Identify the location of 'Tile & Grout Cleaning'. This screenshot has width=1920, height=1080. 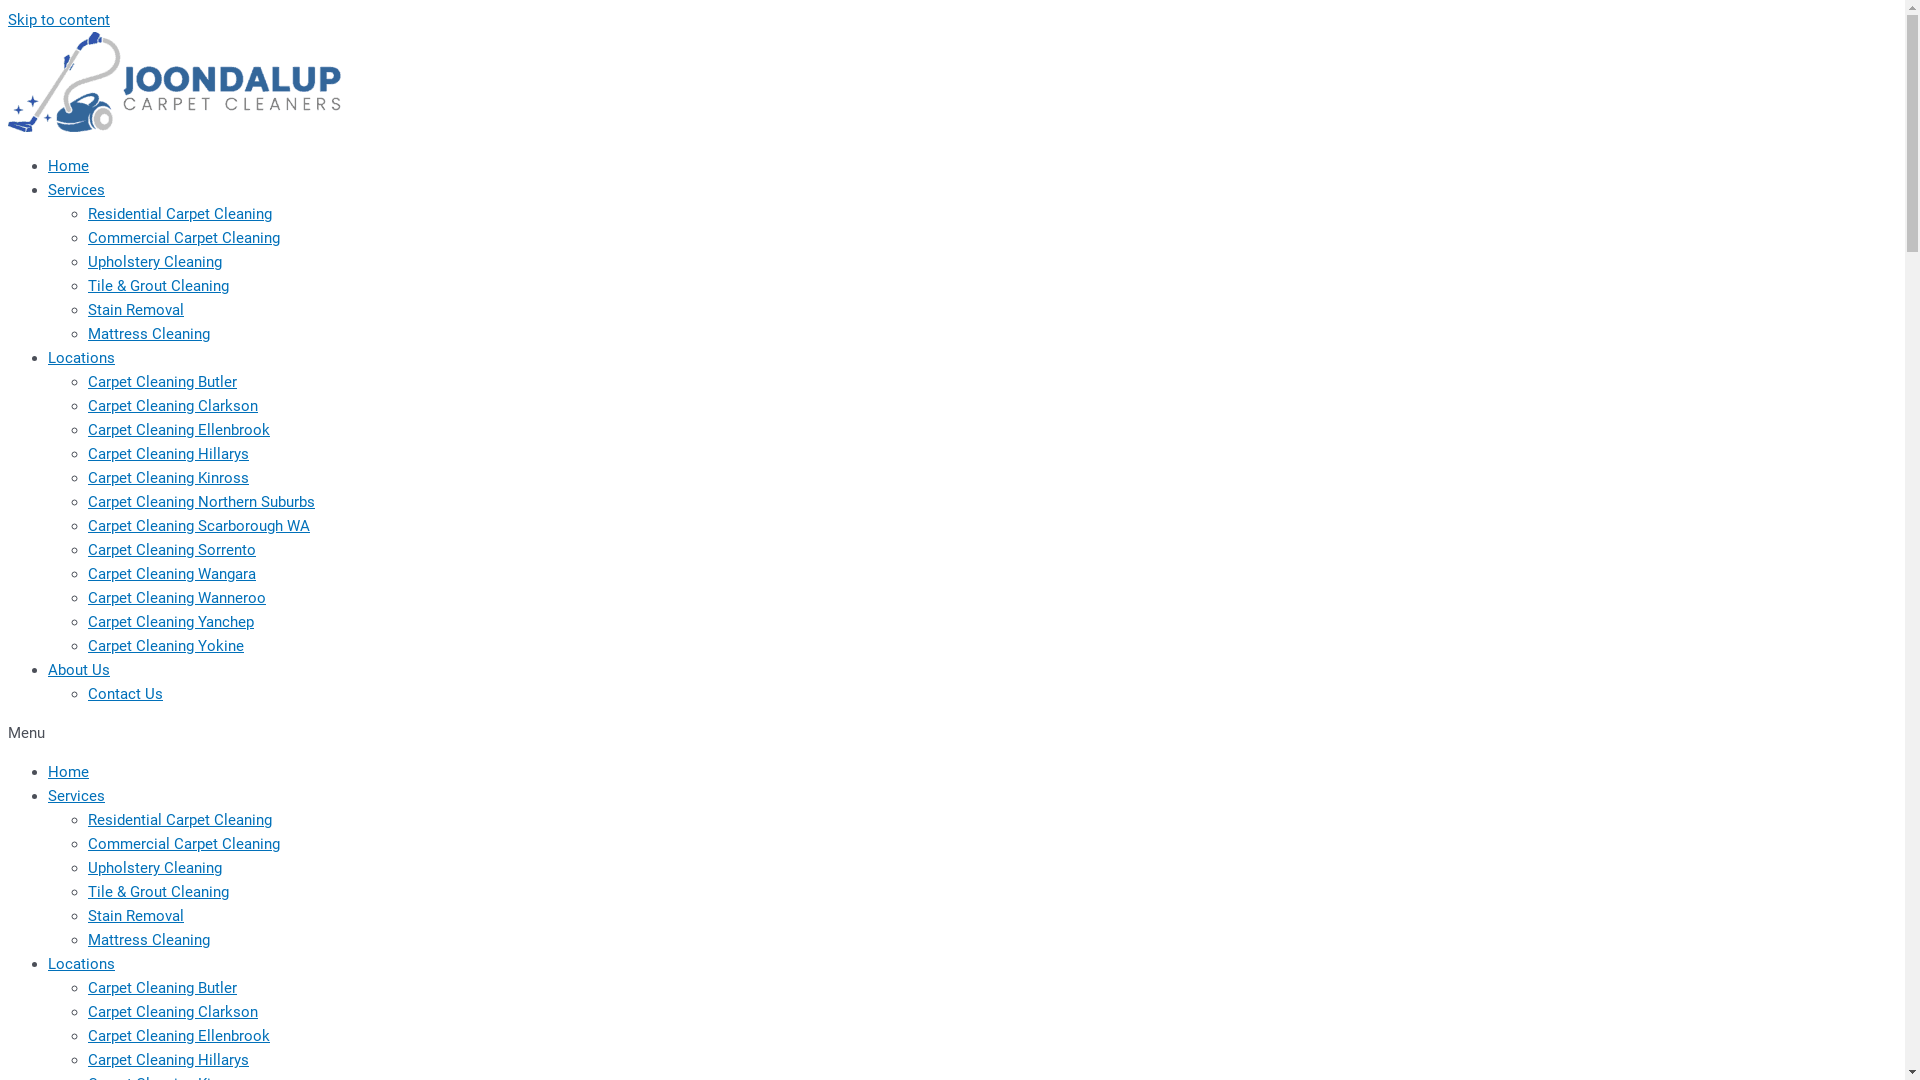
(157, 285).